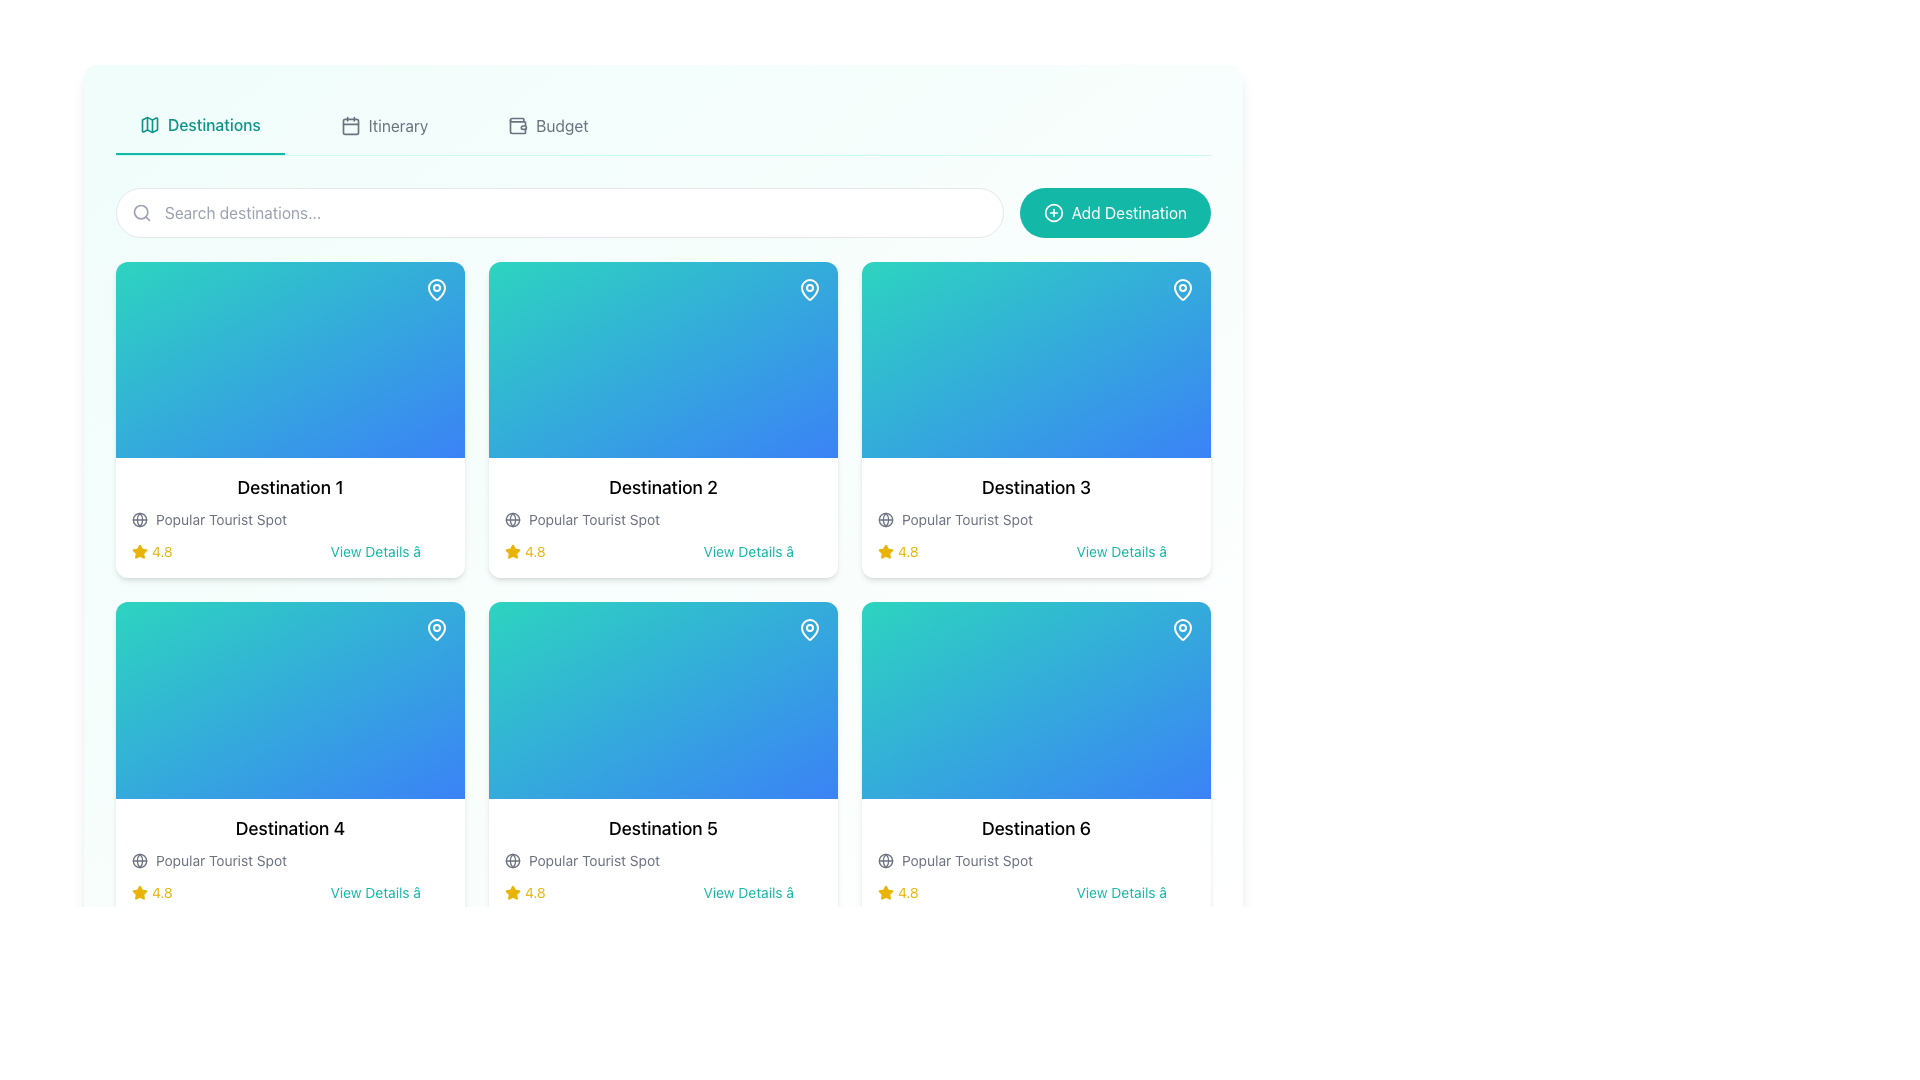 Image resolution: width=1920 pixels, height=1080 pixels. What do you see at coordinates (535, 891) in the screenshot?
I see `the numeric rating '4.8' displayed in bold yellow font, located at the bottom-left corner of the 'Destination 5' card, adjacent to the yellow star icon` at bounding box center [535, 891].